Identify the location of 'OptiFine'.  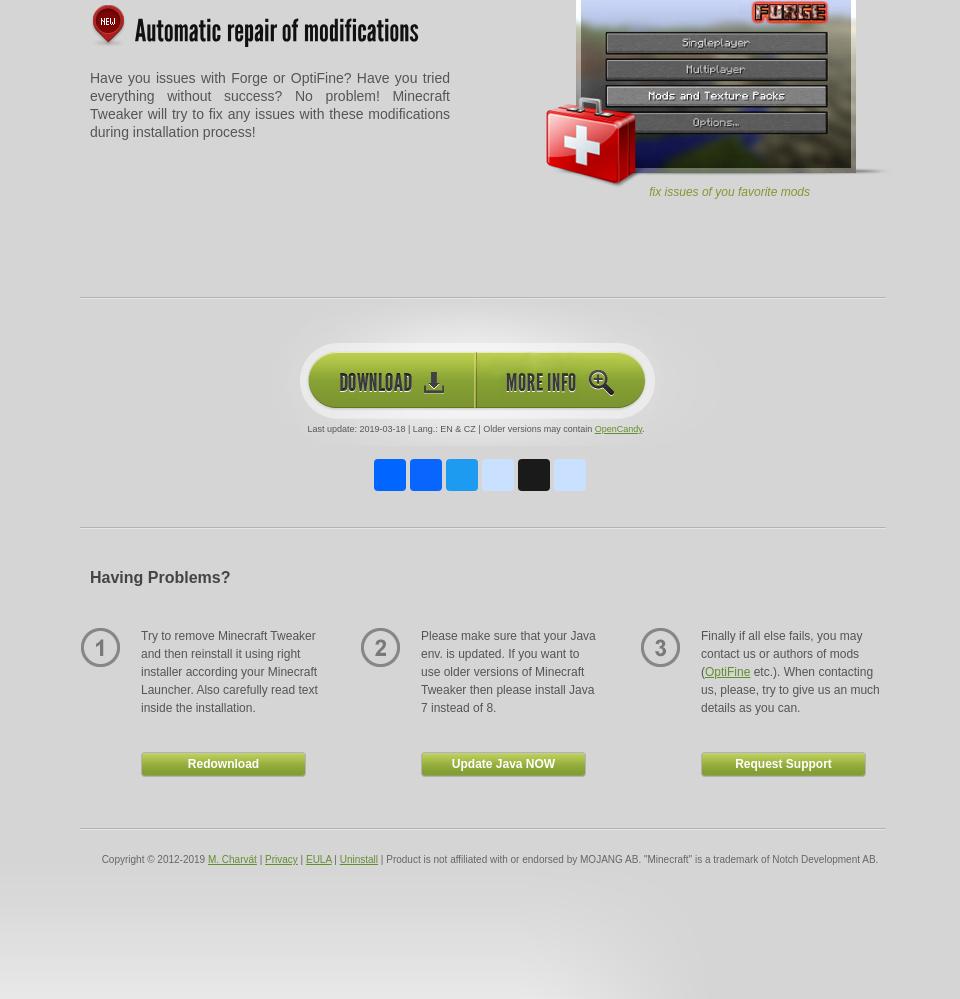
(705, 672).